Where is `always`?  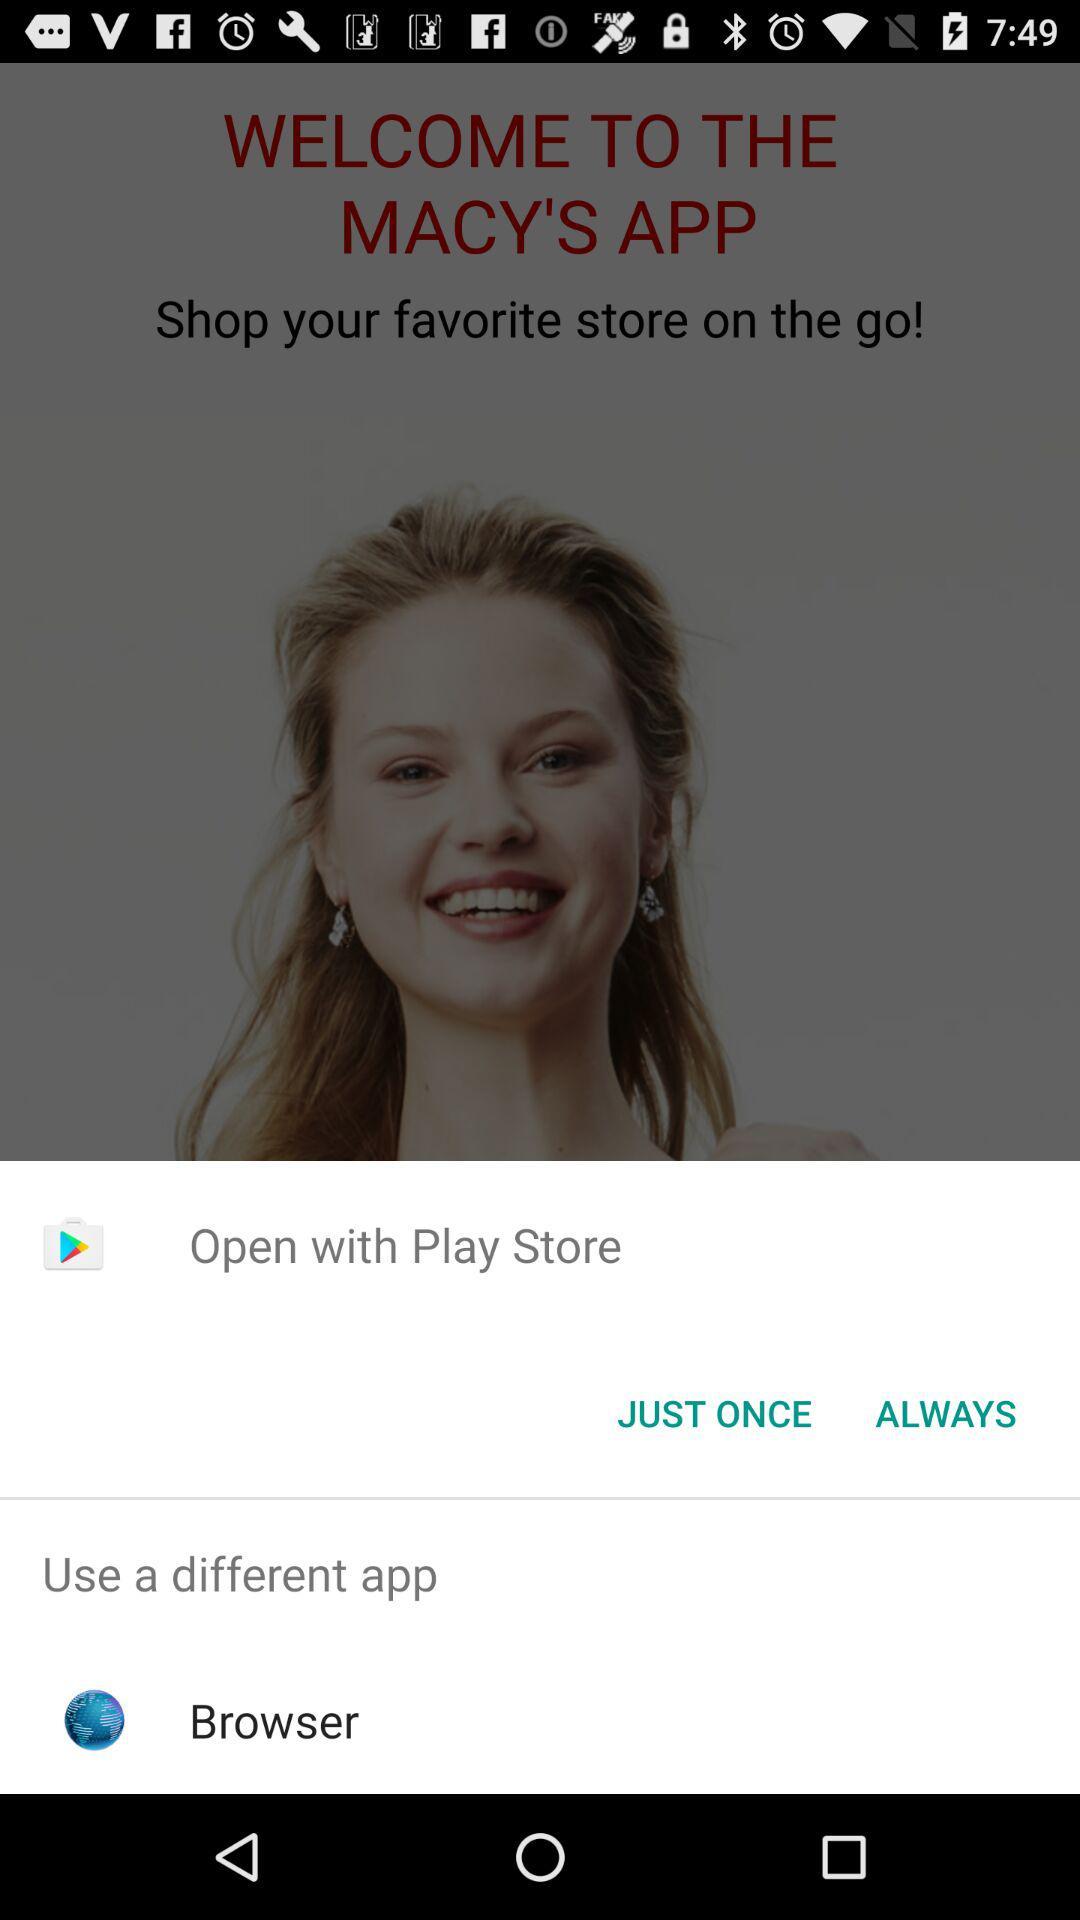 always is located at coordinates (945, 1411).